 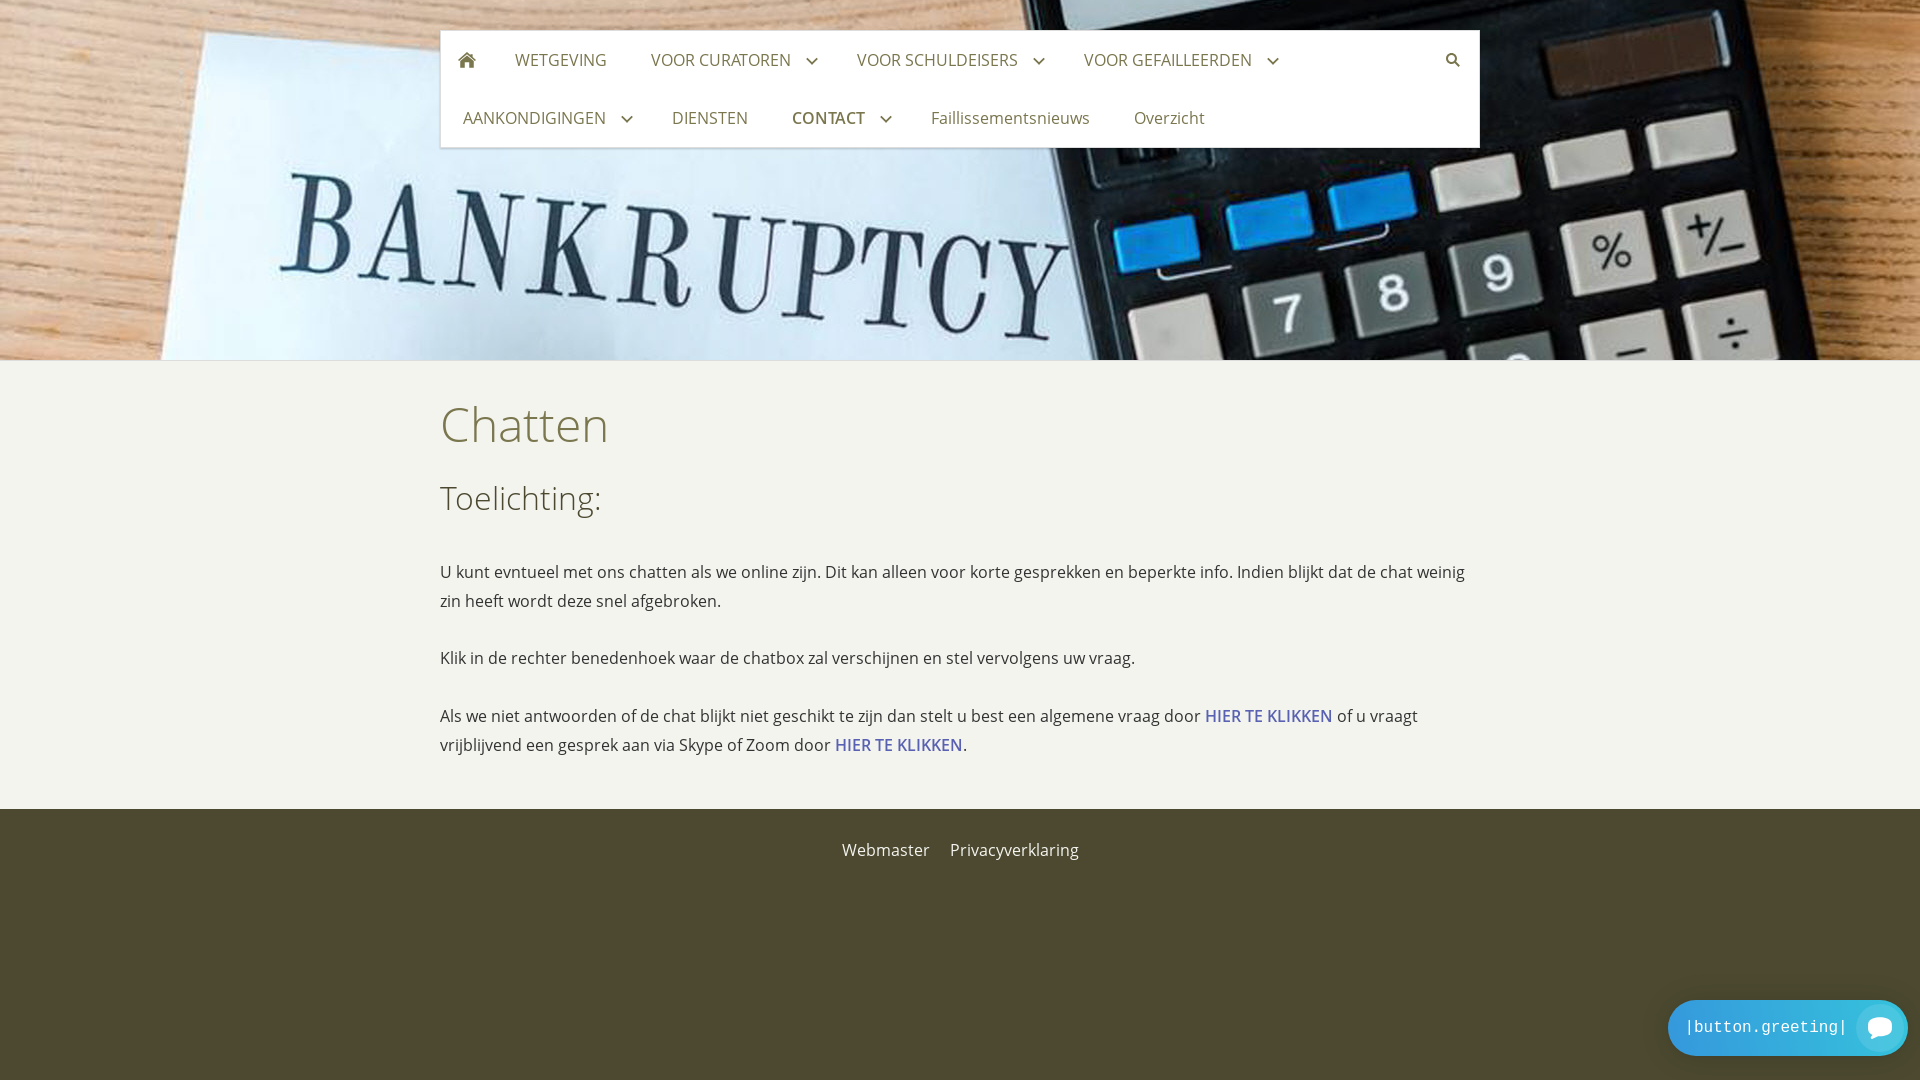 What do you see at coordinates (885, 849) in the screenshot?
I see `'Webmaster'` at bounding box center [885, 849].